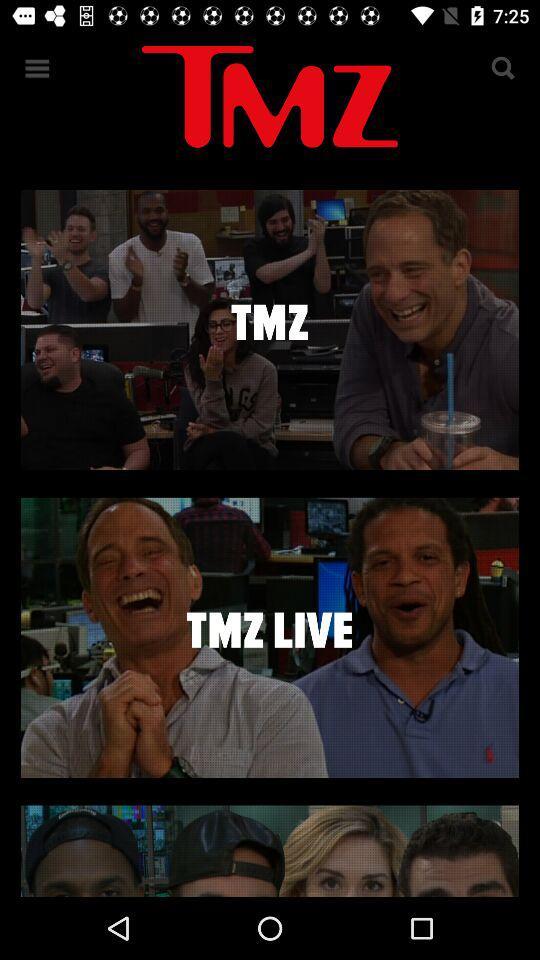 Image resolution: width=540 pixels, height=960 pixels. Describe the element at coordinates (270, 329) in the screenshot. I see `open tmz` at that location.